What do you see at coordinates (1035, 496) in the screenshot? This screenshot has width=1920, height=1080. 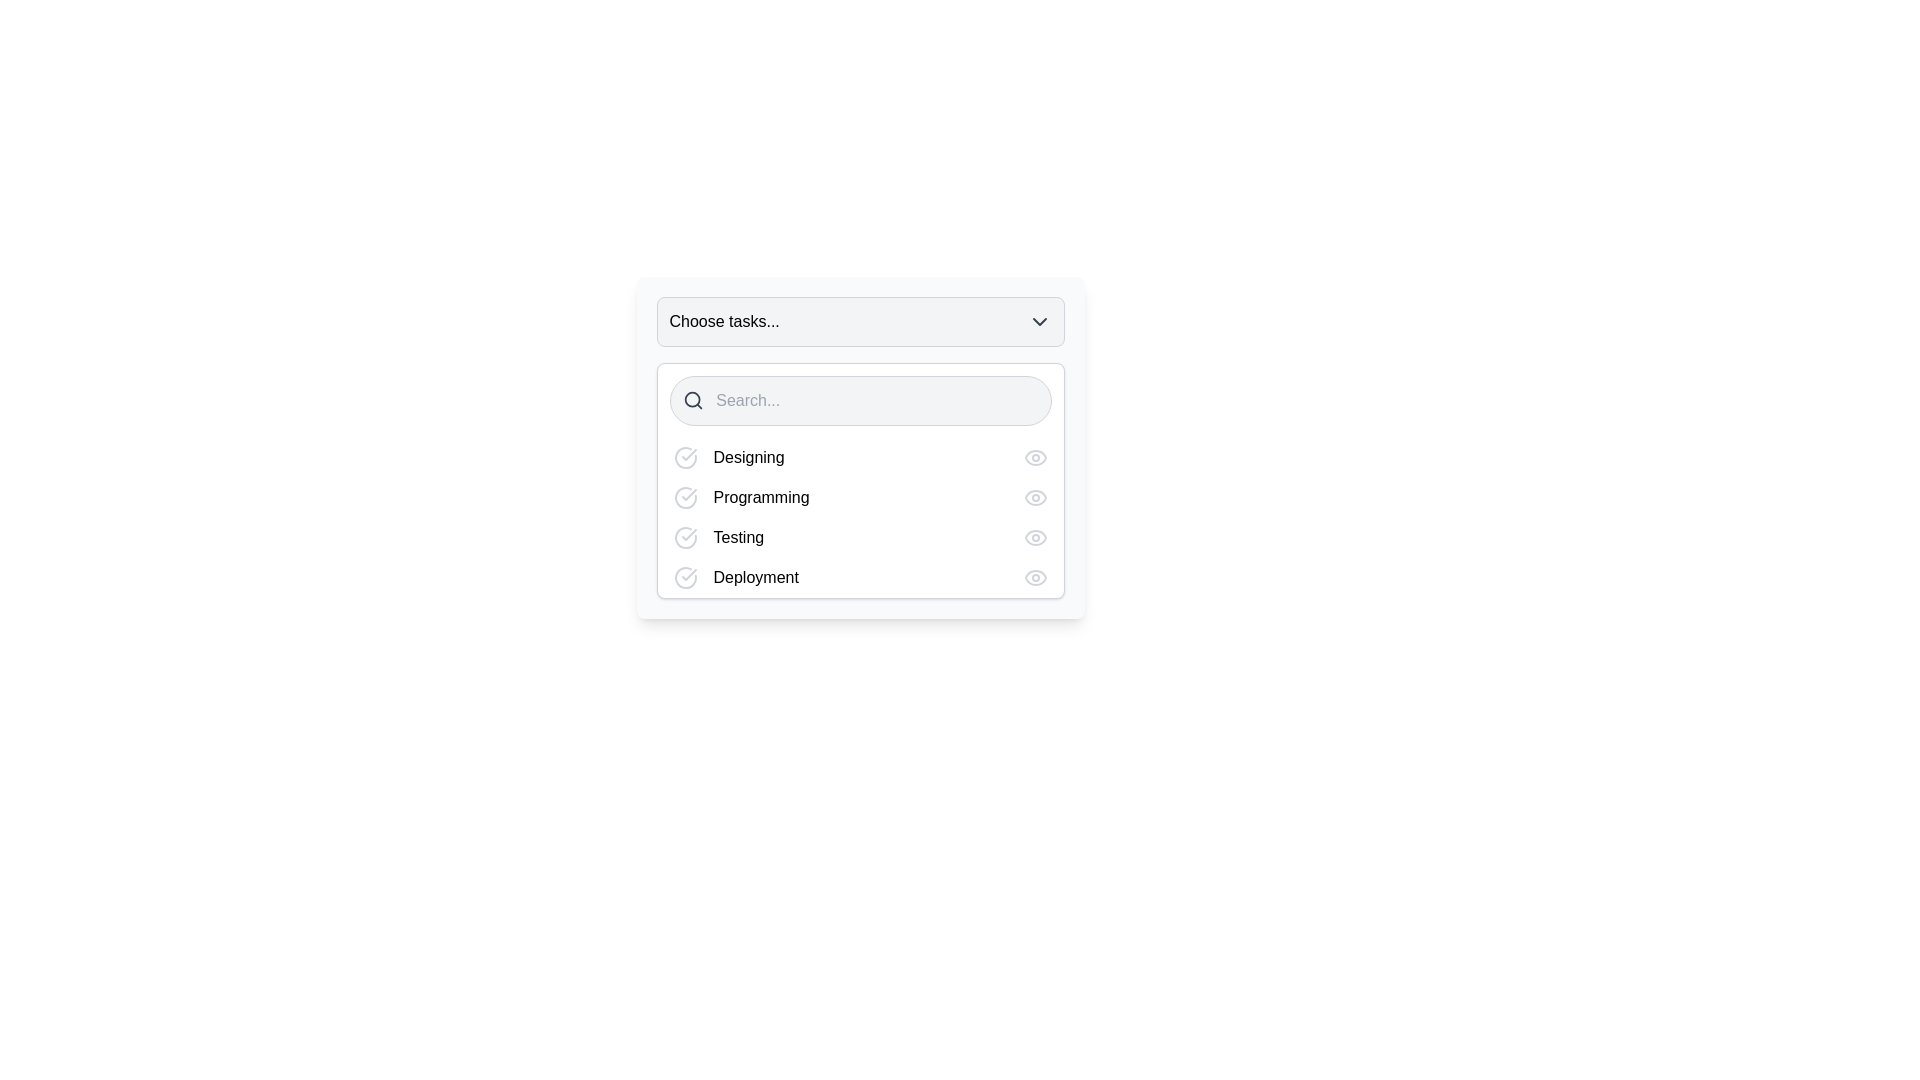 I see `the preview icon button located at the far-right of the 'Programming' entry` at bounding box center [1035, 496].